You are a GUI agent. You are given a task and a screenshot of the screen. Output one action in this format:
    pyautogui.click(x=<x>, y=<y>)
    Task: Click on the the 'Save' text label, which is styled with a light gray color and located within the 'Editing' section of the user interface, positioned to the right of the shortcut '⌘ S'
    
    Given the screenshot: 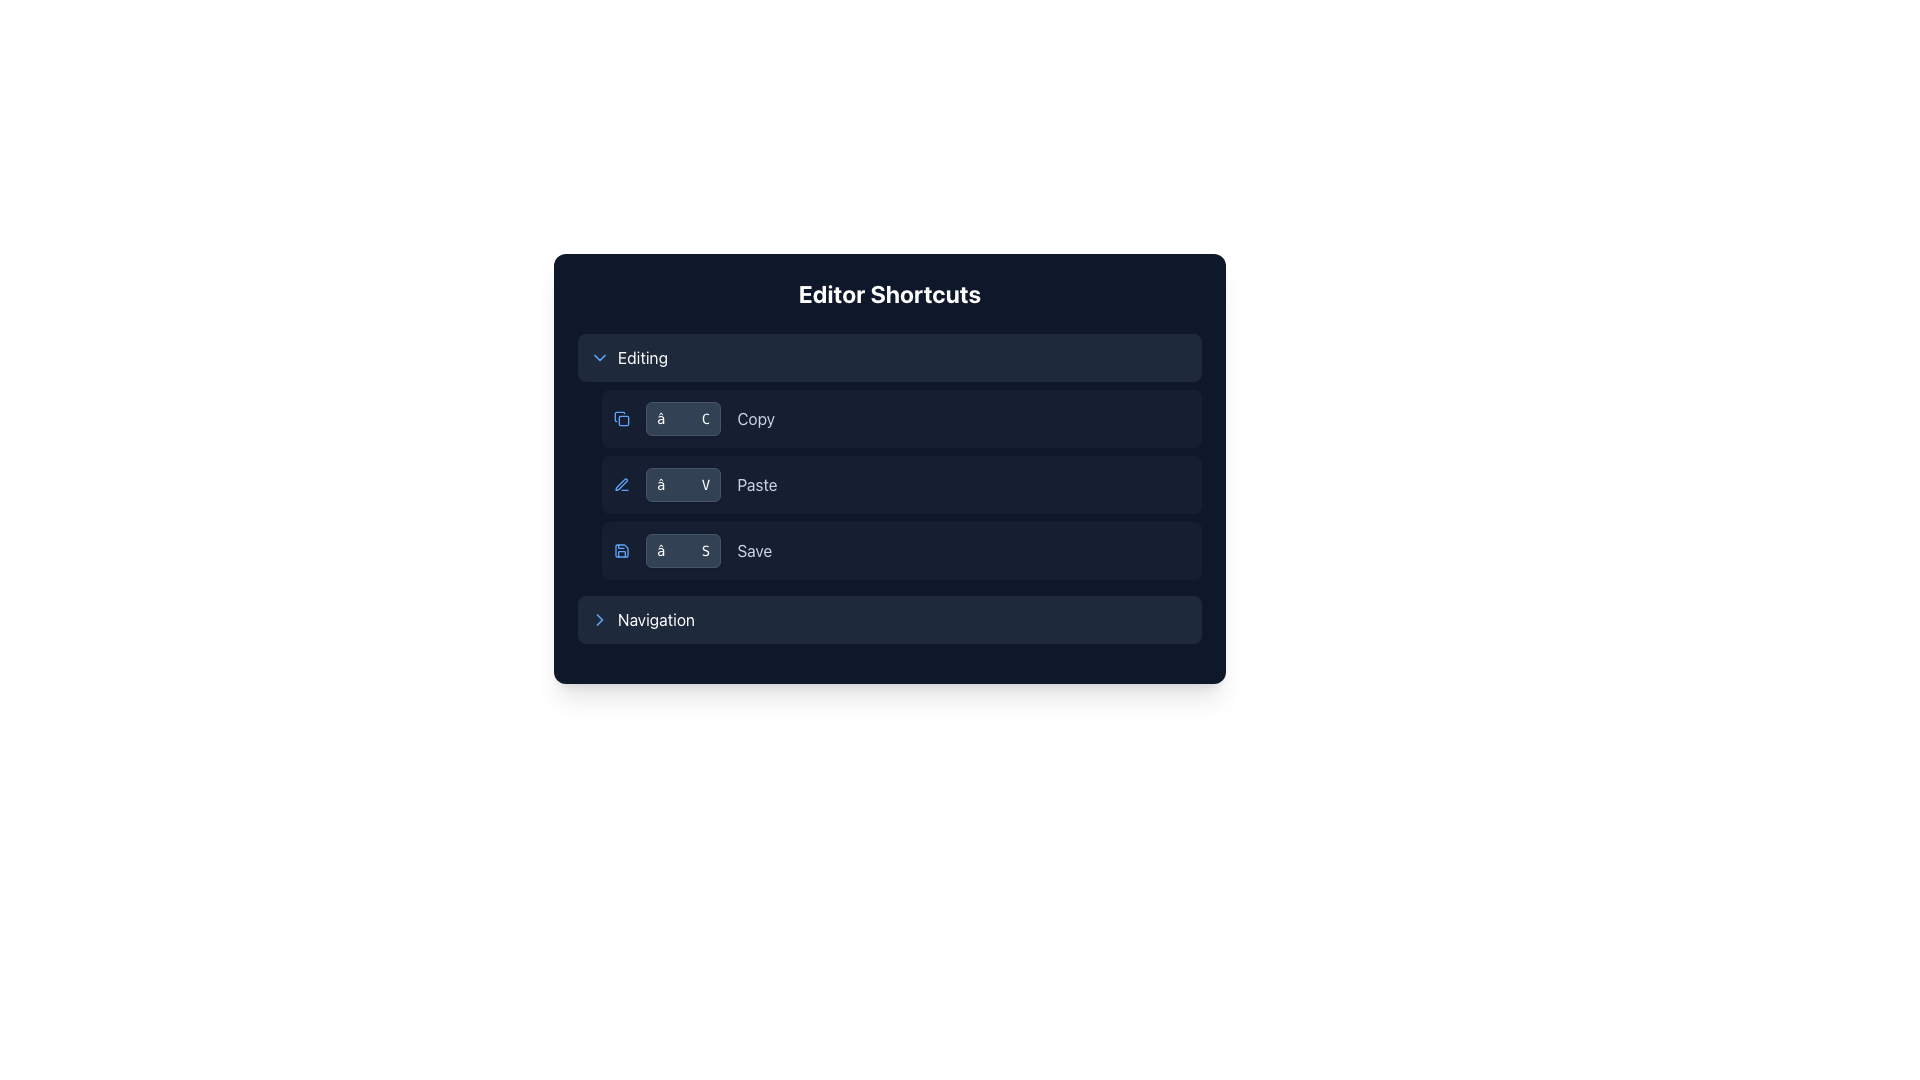 What is the action you would take?
    pyautogui.click(x=753, y=551)
    